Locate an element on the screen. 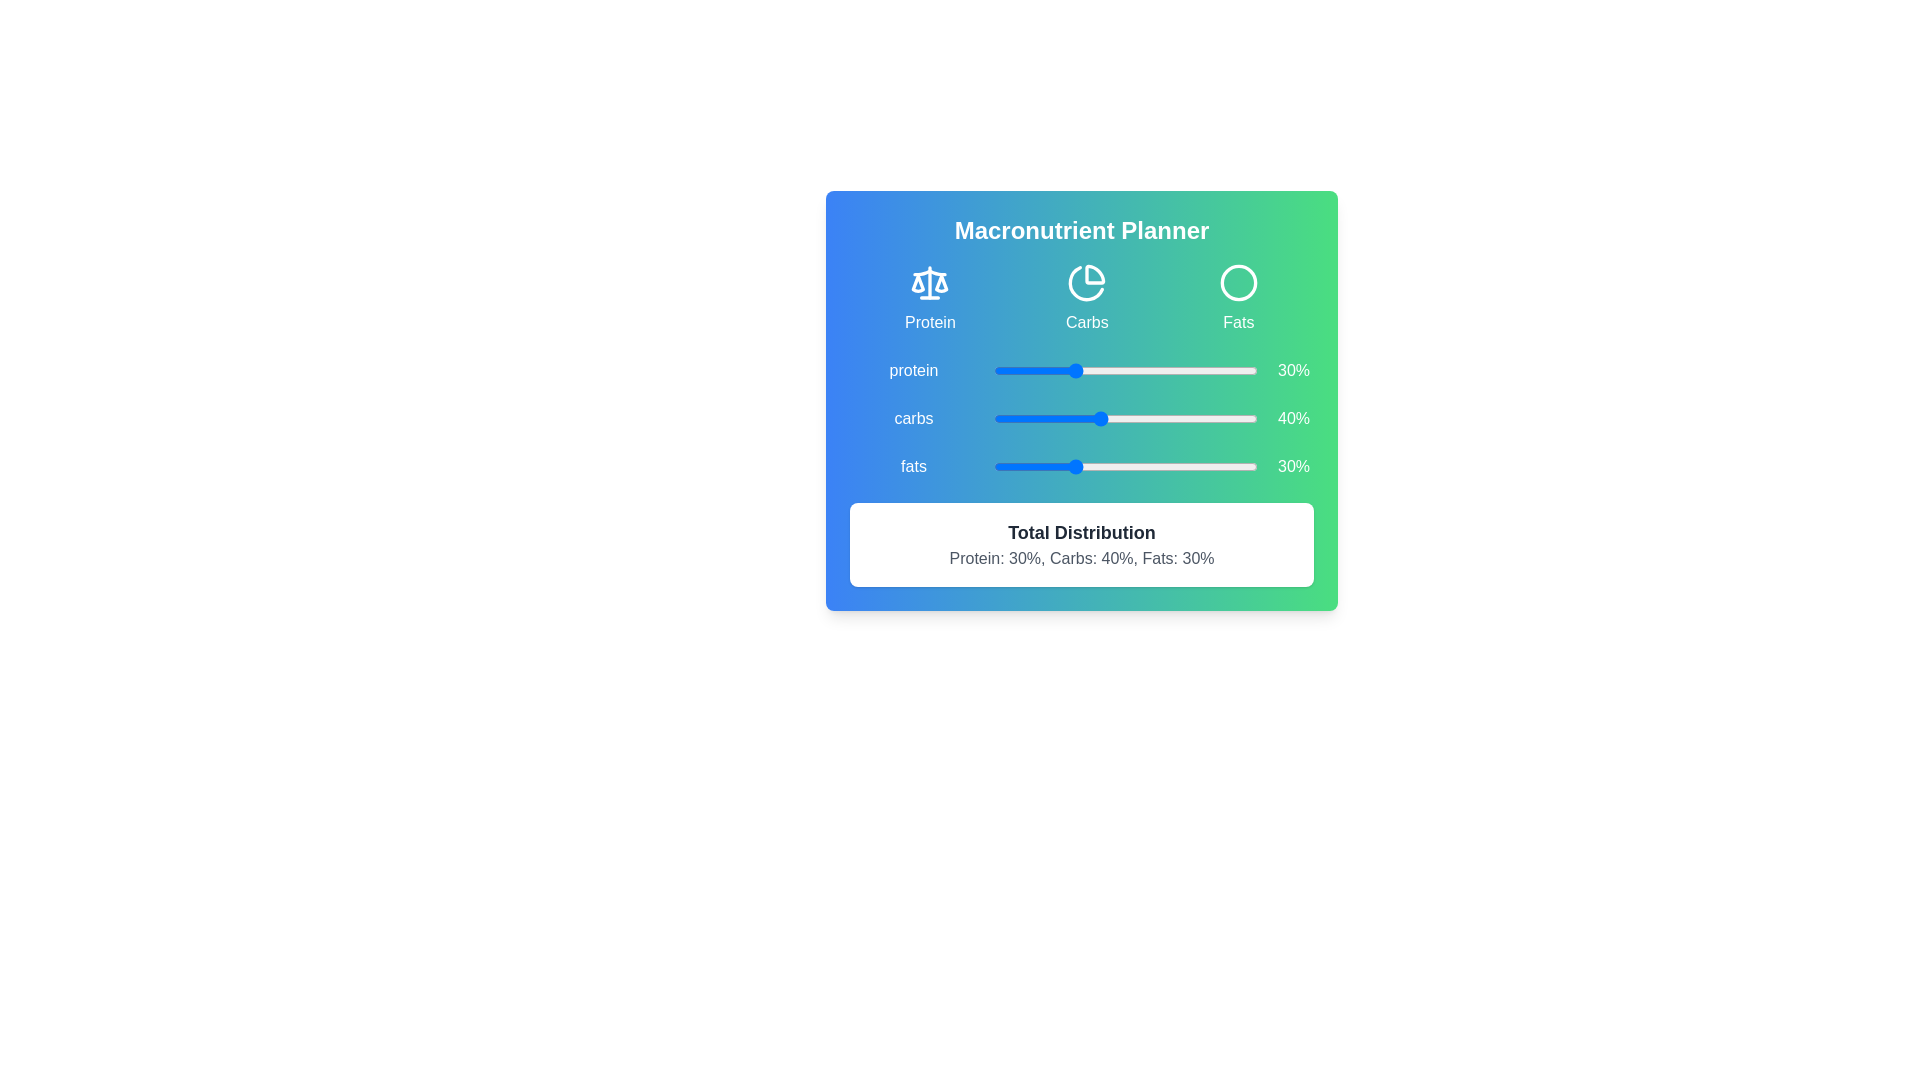 The width and height of the screenshot is (1920, 1080). the Text label that indicates carbohydrate-related information, located centrally between the 'Protein' and 'Fats' headers is located at coordinates (1086, 321).